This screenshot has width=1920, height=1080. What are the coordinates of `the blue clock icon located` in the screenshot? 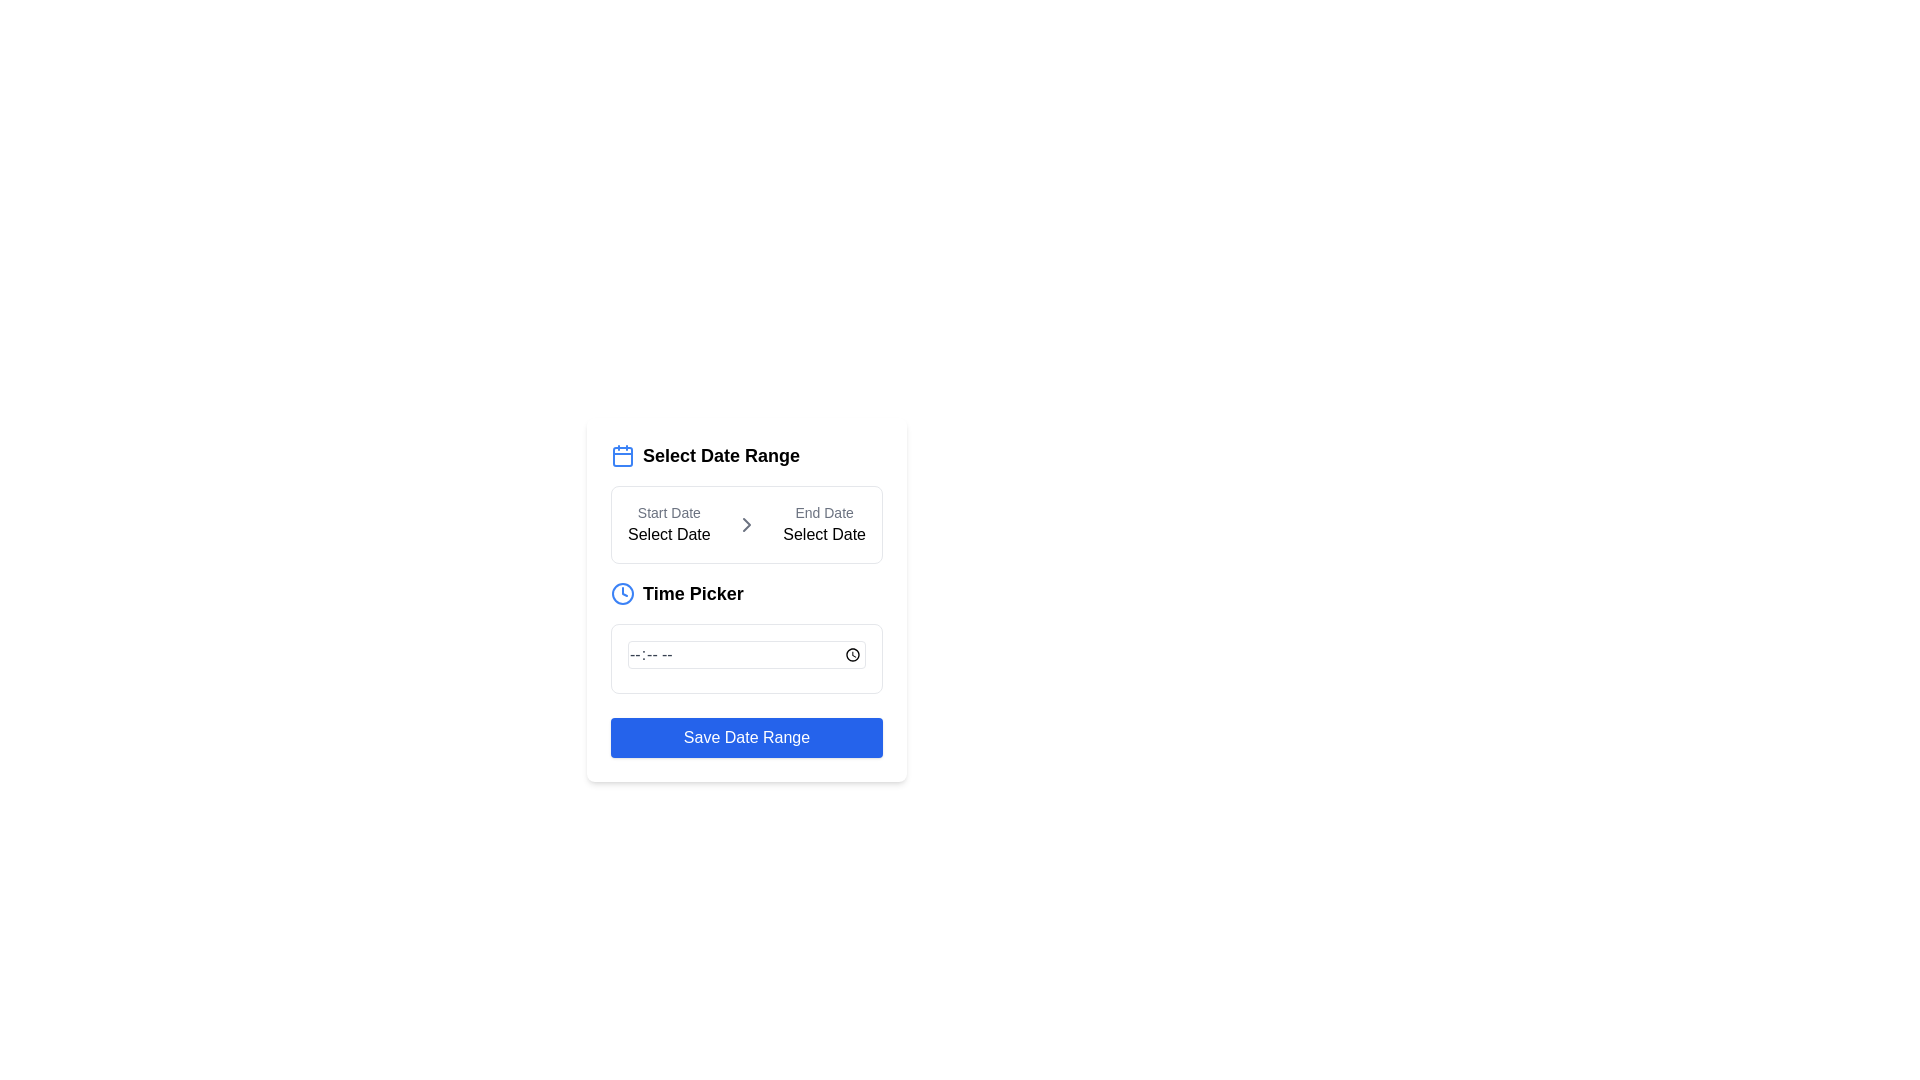 It's located at (622, 593).